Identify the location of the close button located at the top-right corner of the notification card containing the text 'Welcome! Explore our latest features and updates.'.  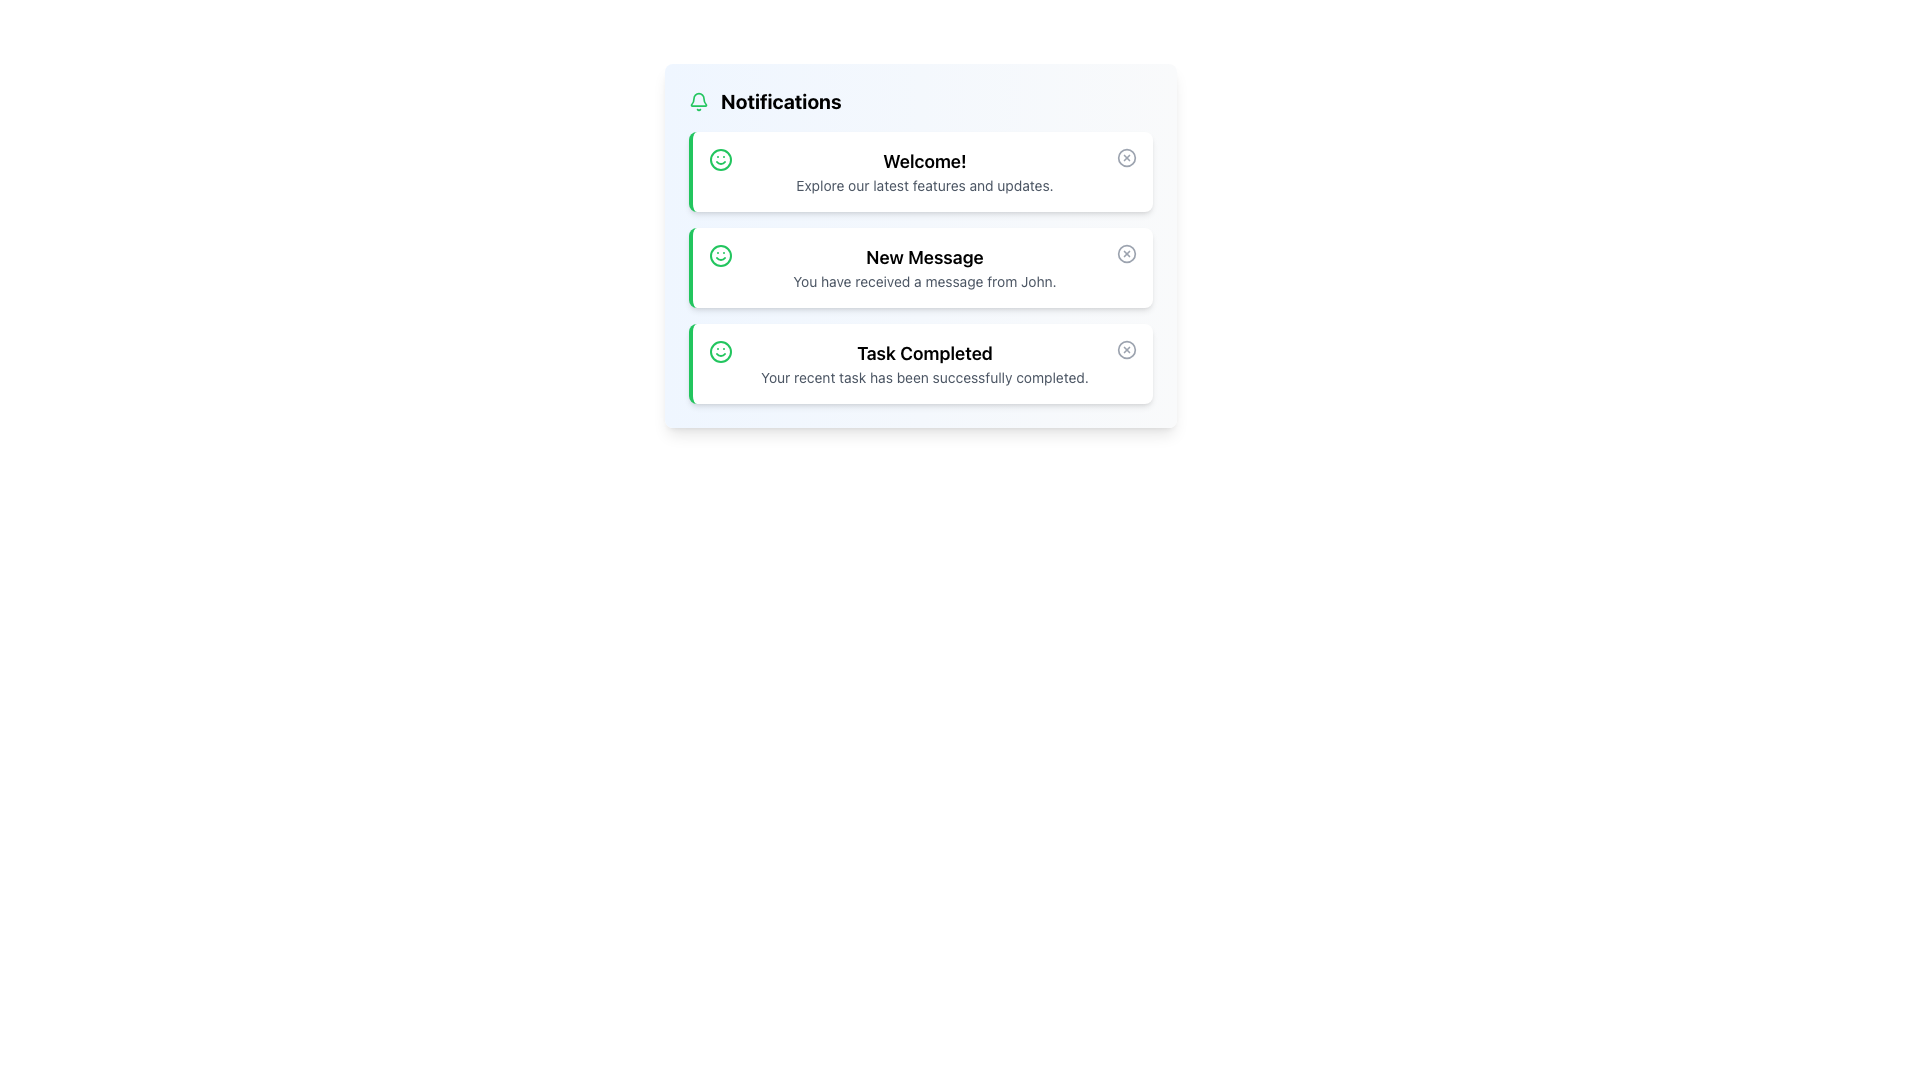
(1127, 157).